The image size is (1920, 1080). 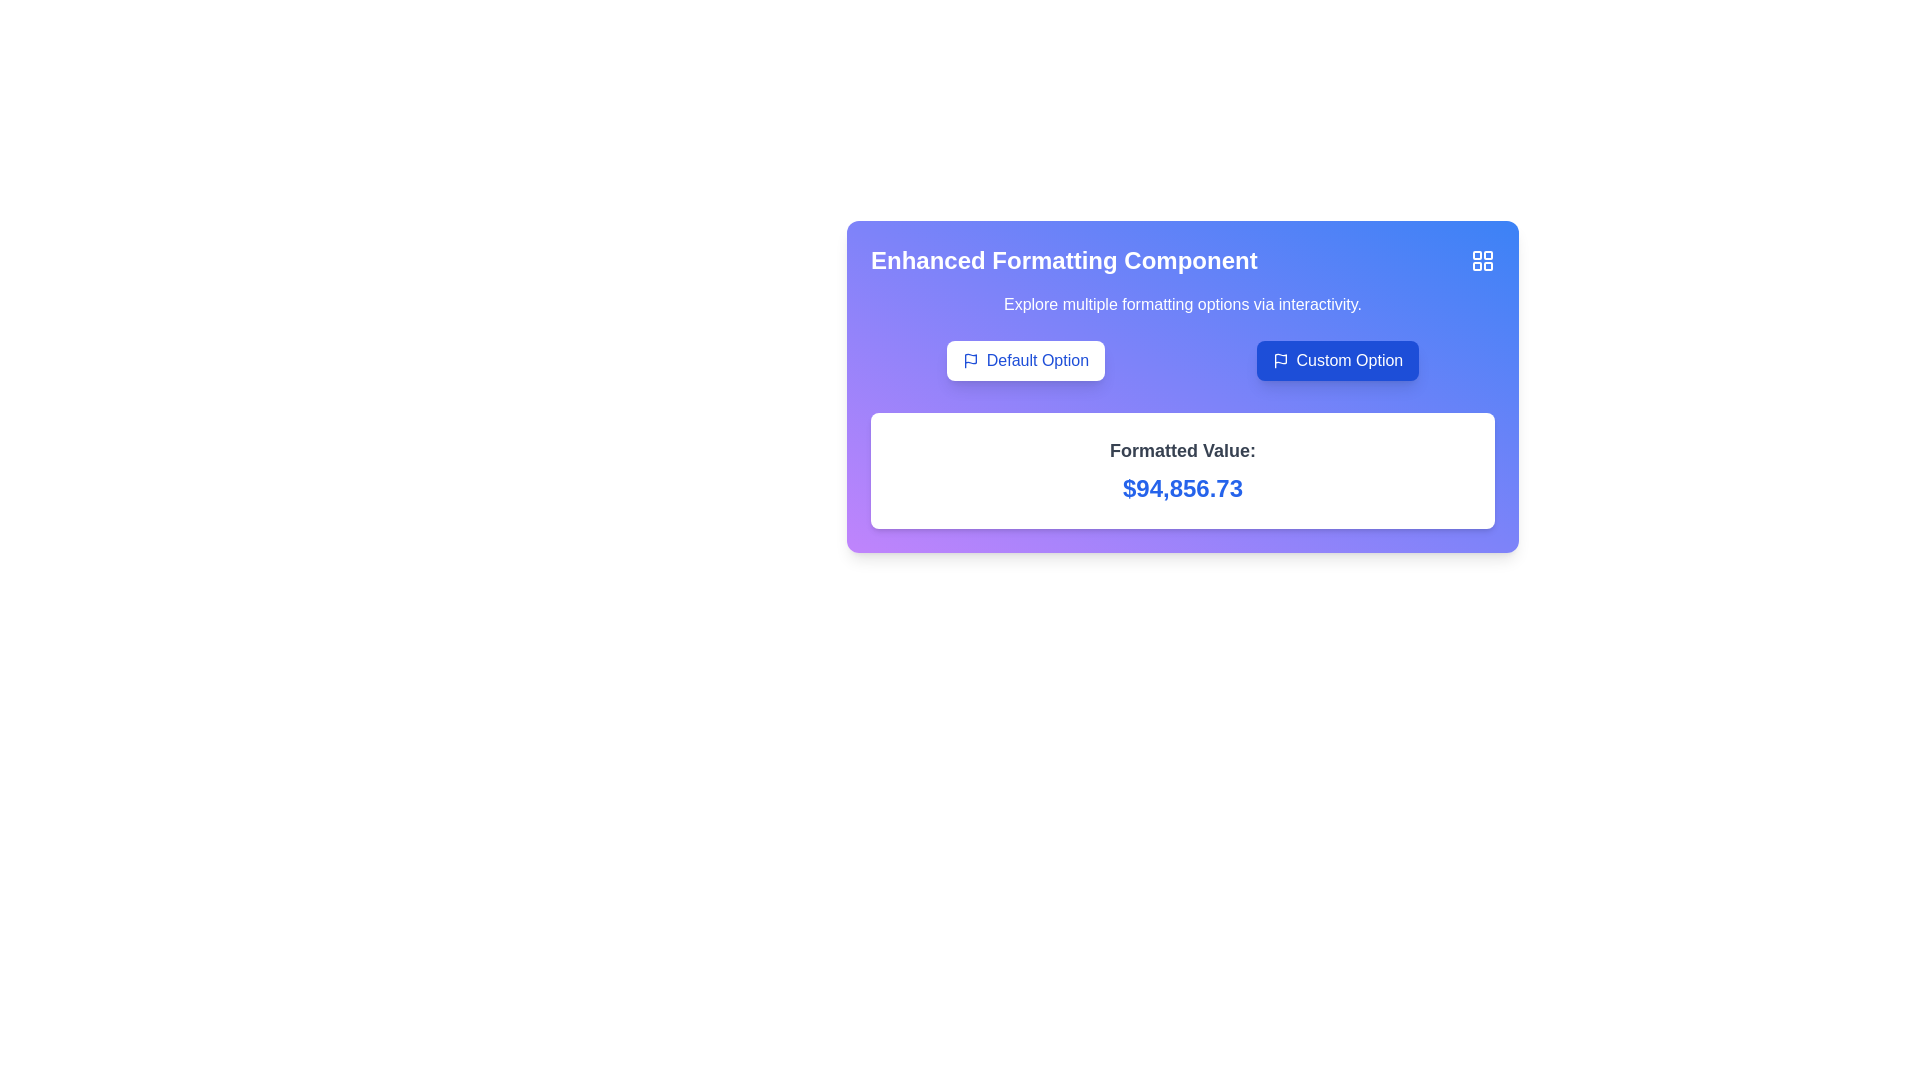 I want to click on the centered text block containing the message 'Explore multiple formatting options via interactivity.' which is located below the title 'Enhanced Formatting Component', so click(x=1182, y=304).